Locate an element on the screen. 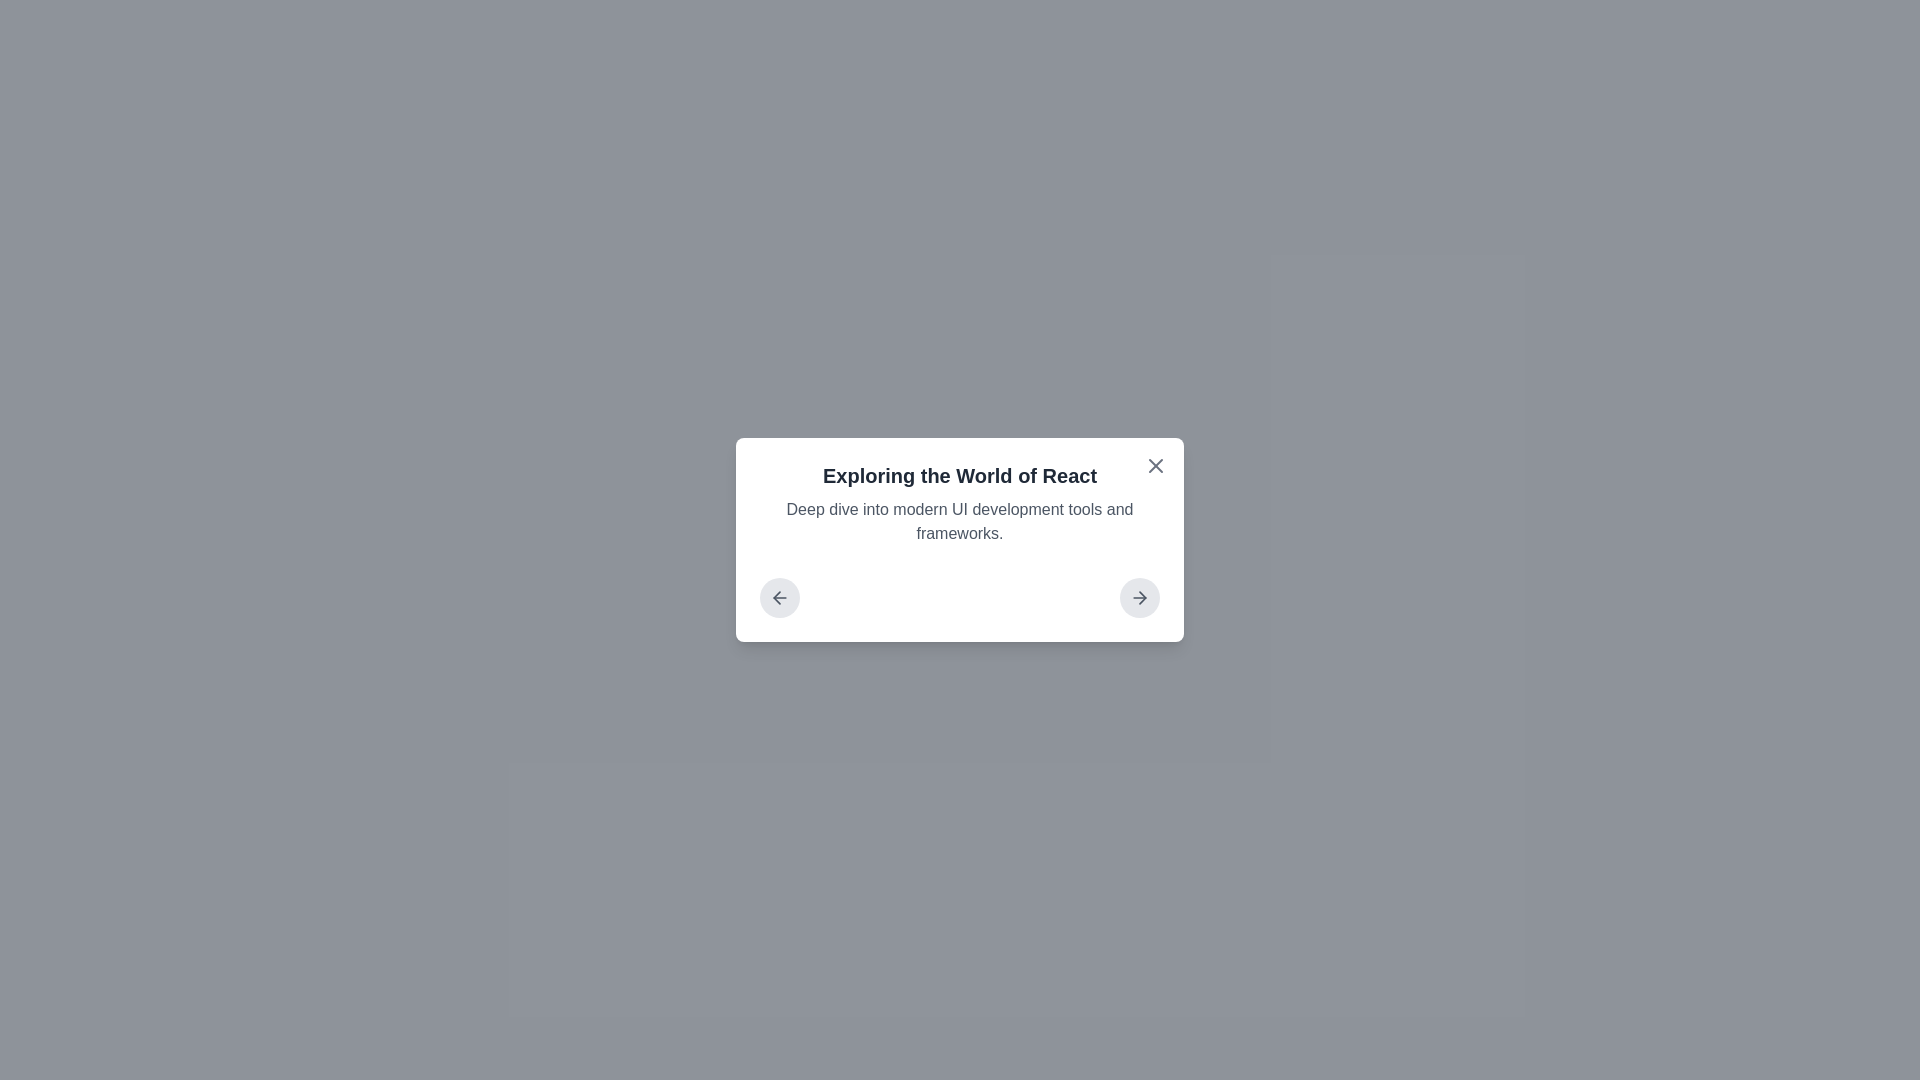  properties of the small arrow icon within the circular button located at the bottom-right corner of the card interface is located at coordinates (1142, 596).